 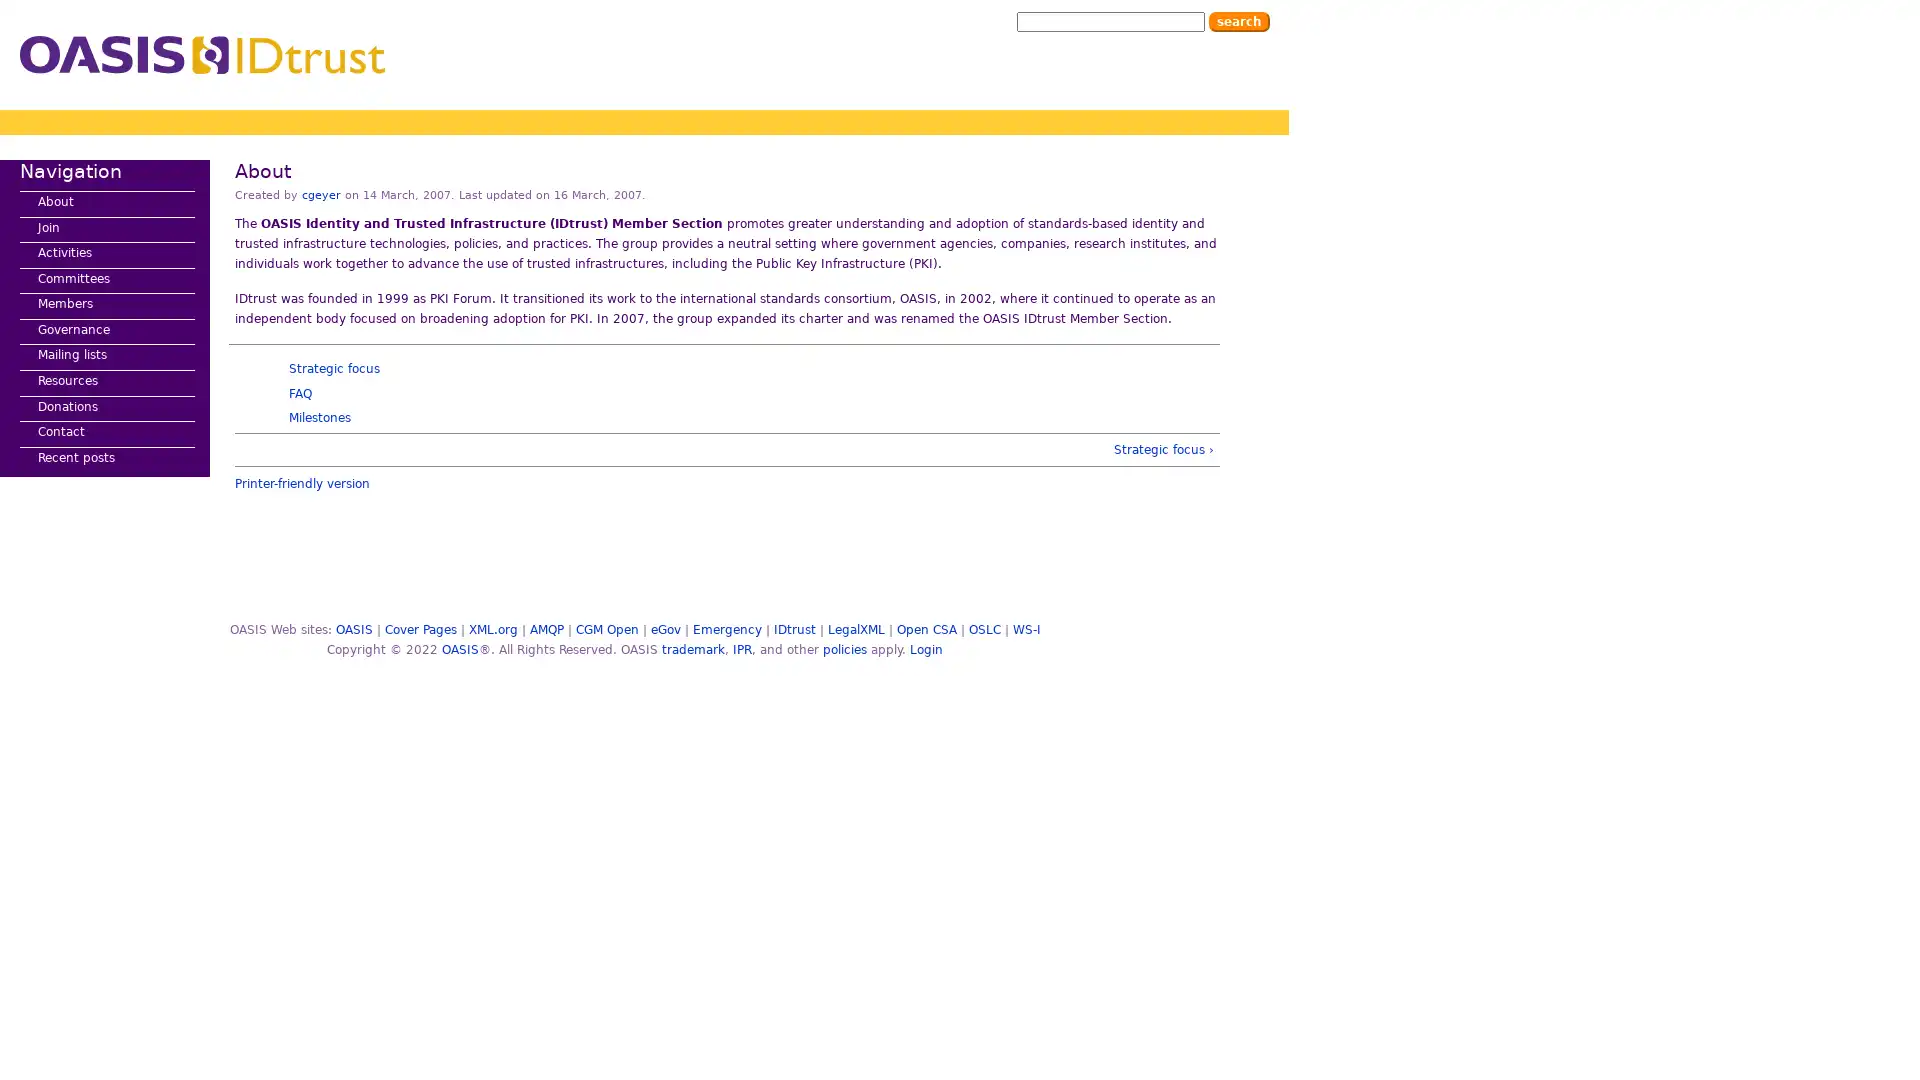 I want to click on Search, so click(x=1238, y=22).